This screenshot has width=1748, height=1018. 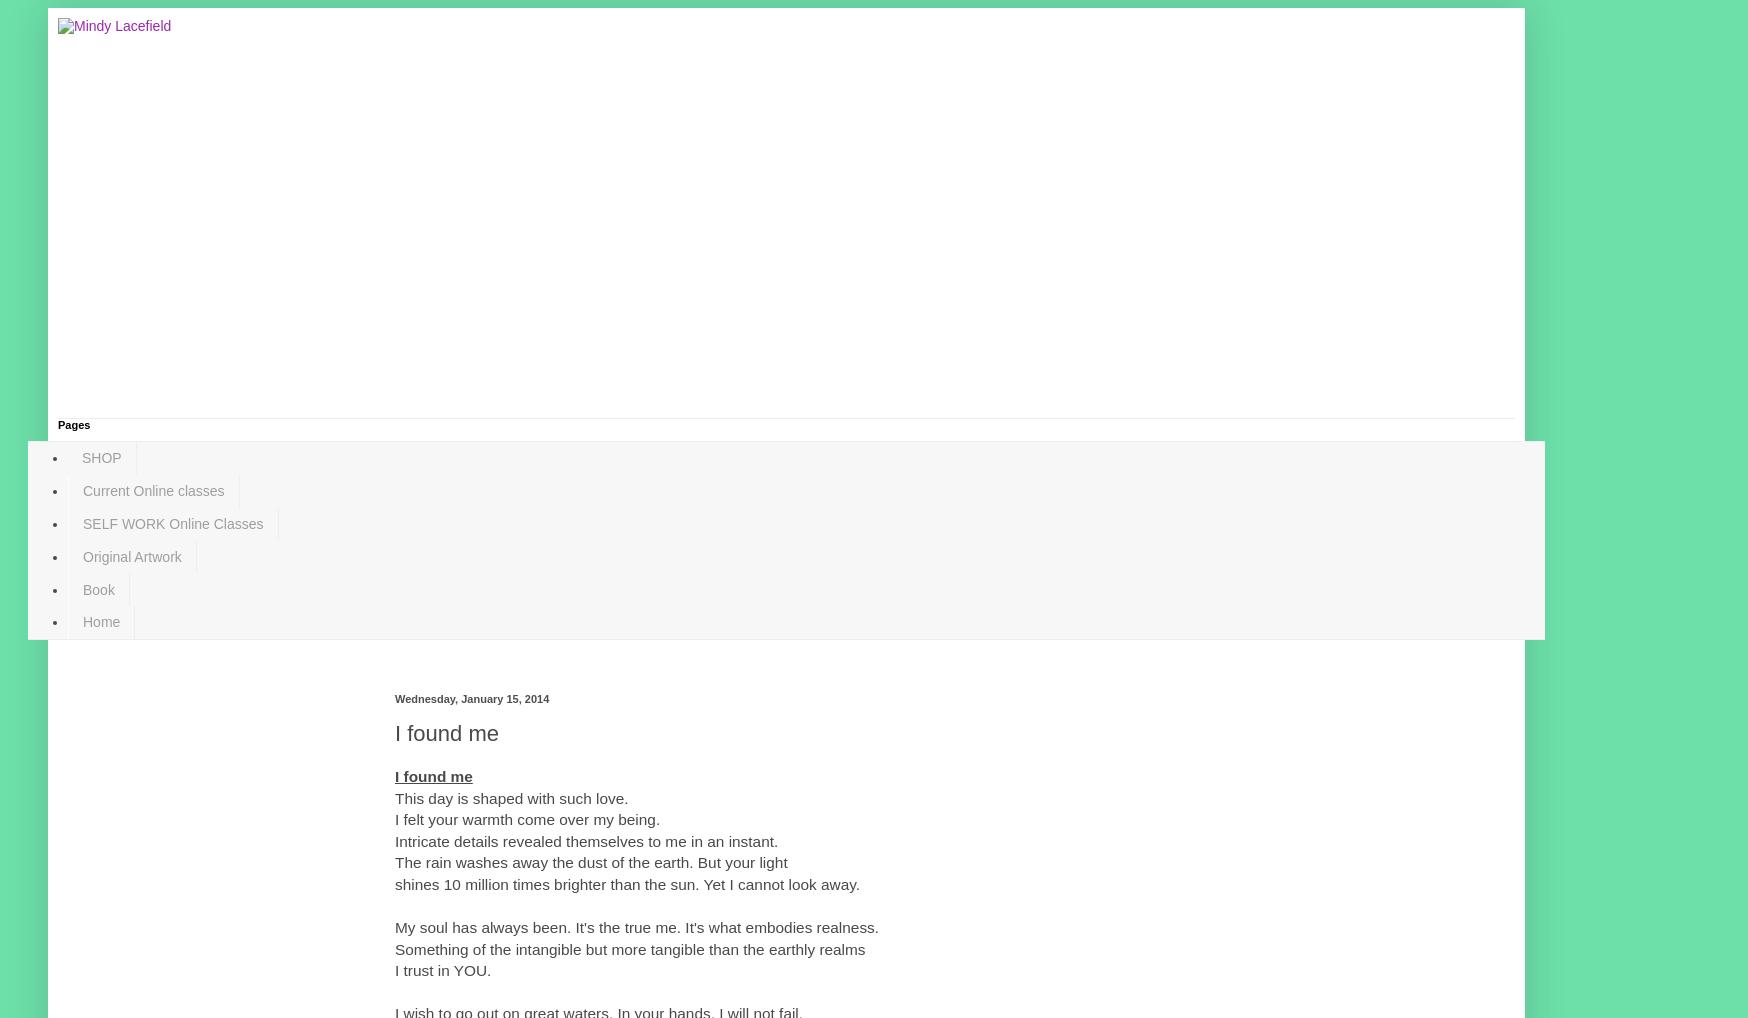 What do you see at coordinates (527, 818) in the screenshot?
I see `'I felt your warmth come over my being.'` at bounding box center [527, 818].